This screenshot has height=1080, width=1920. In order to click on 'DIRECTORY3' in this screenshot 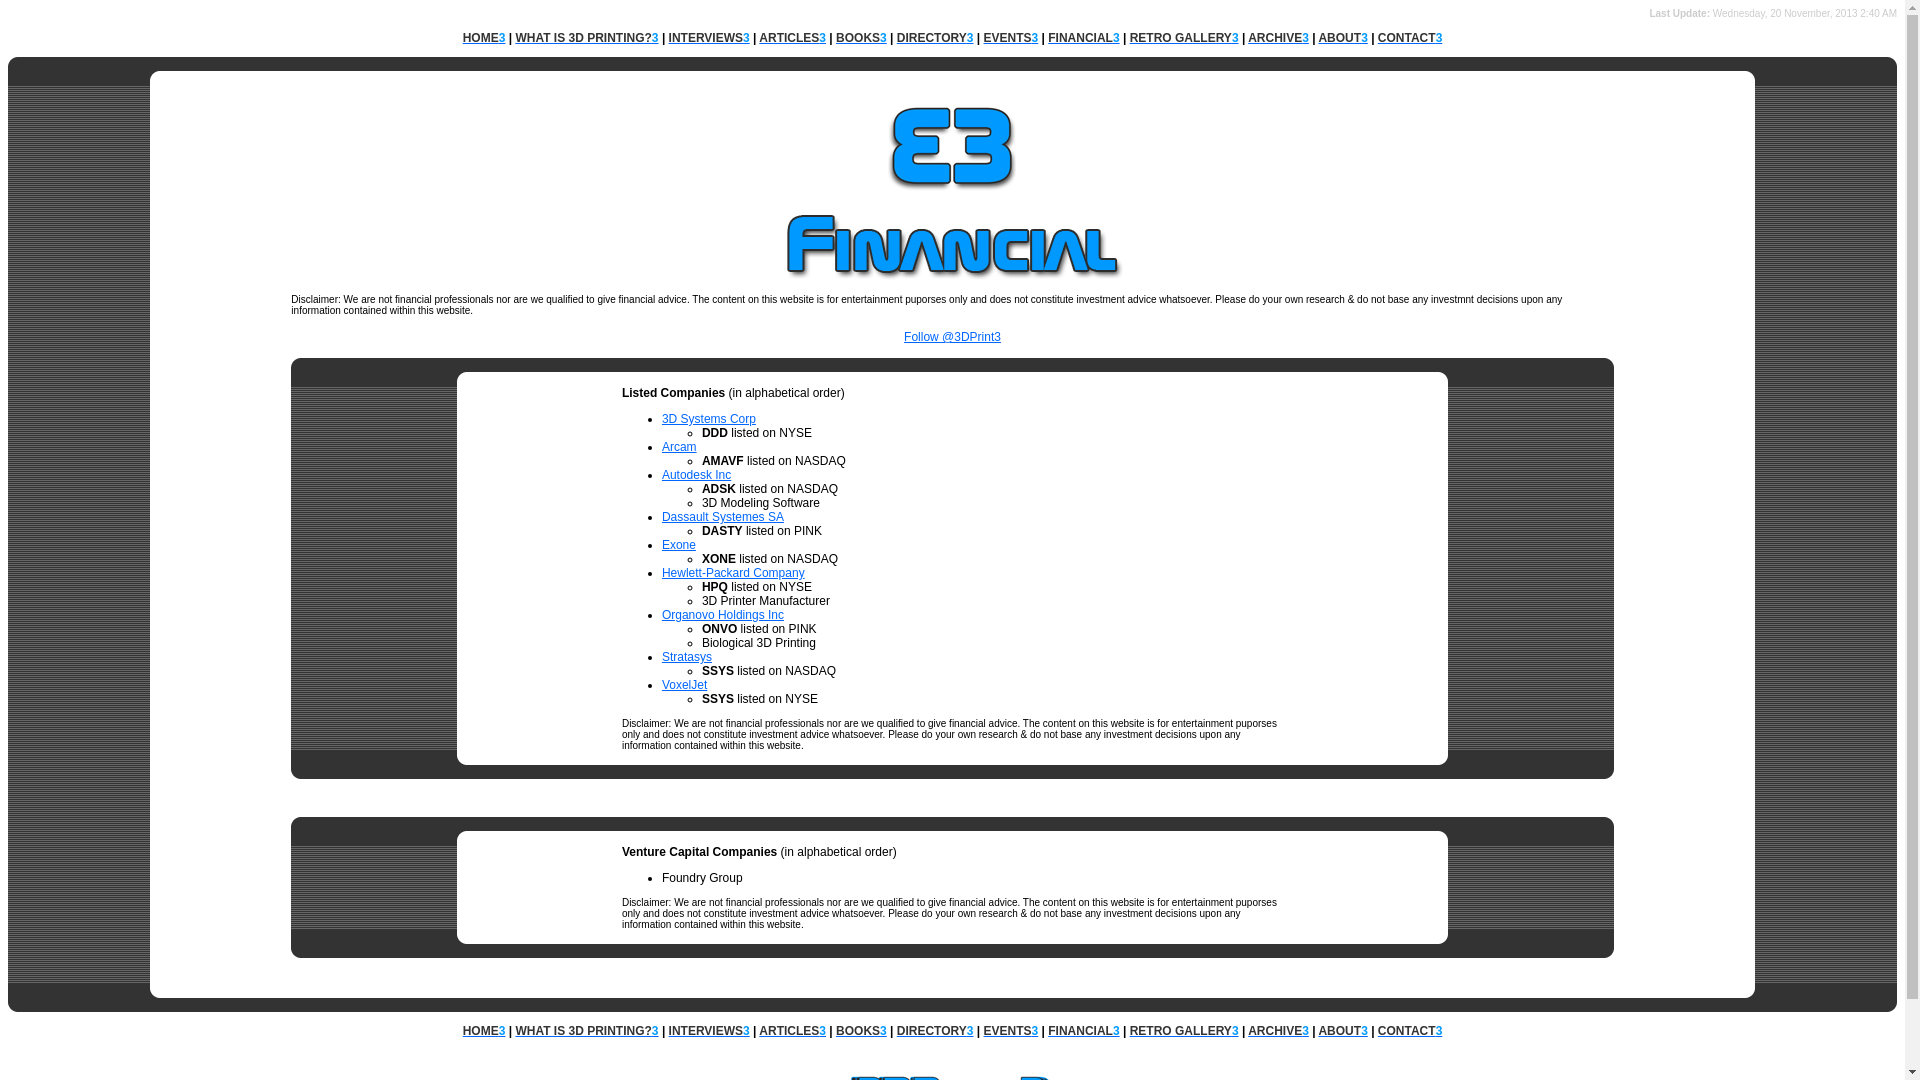, I will do `click(934, 1030)`.